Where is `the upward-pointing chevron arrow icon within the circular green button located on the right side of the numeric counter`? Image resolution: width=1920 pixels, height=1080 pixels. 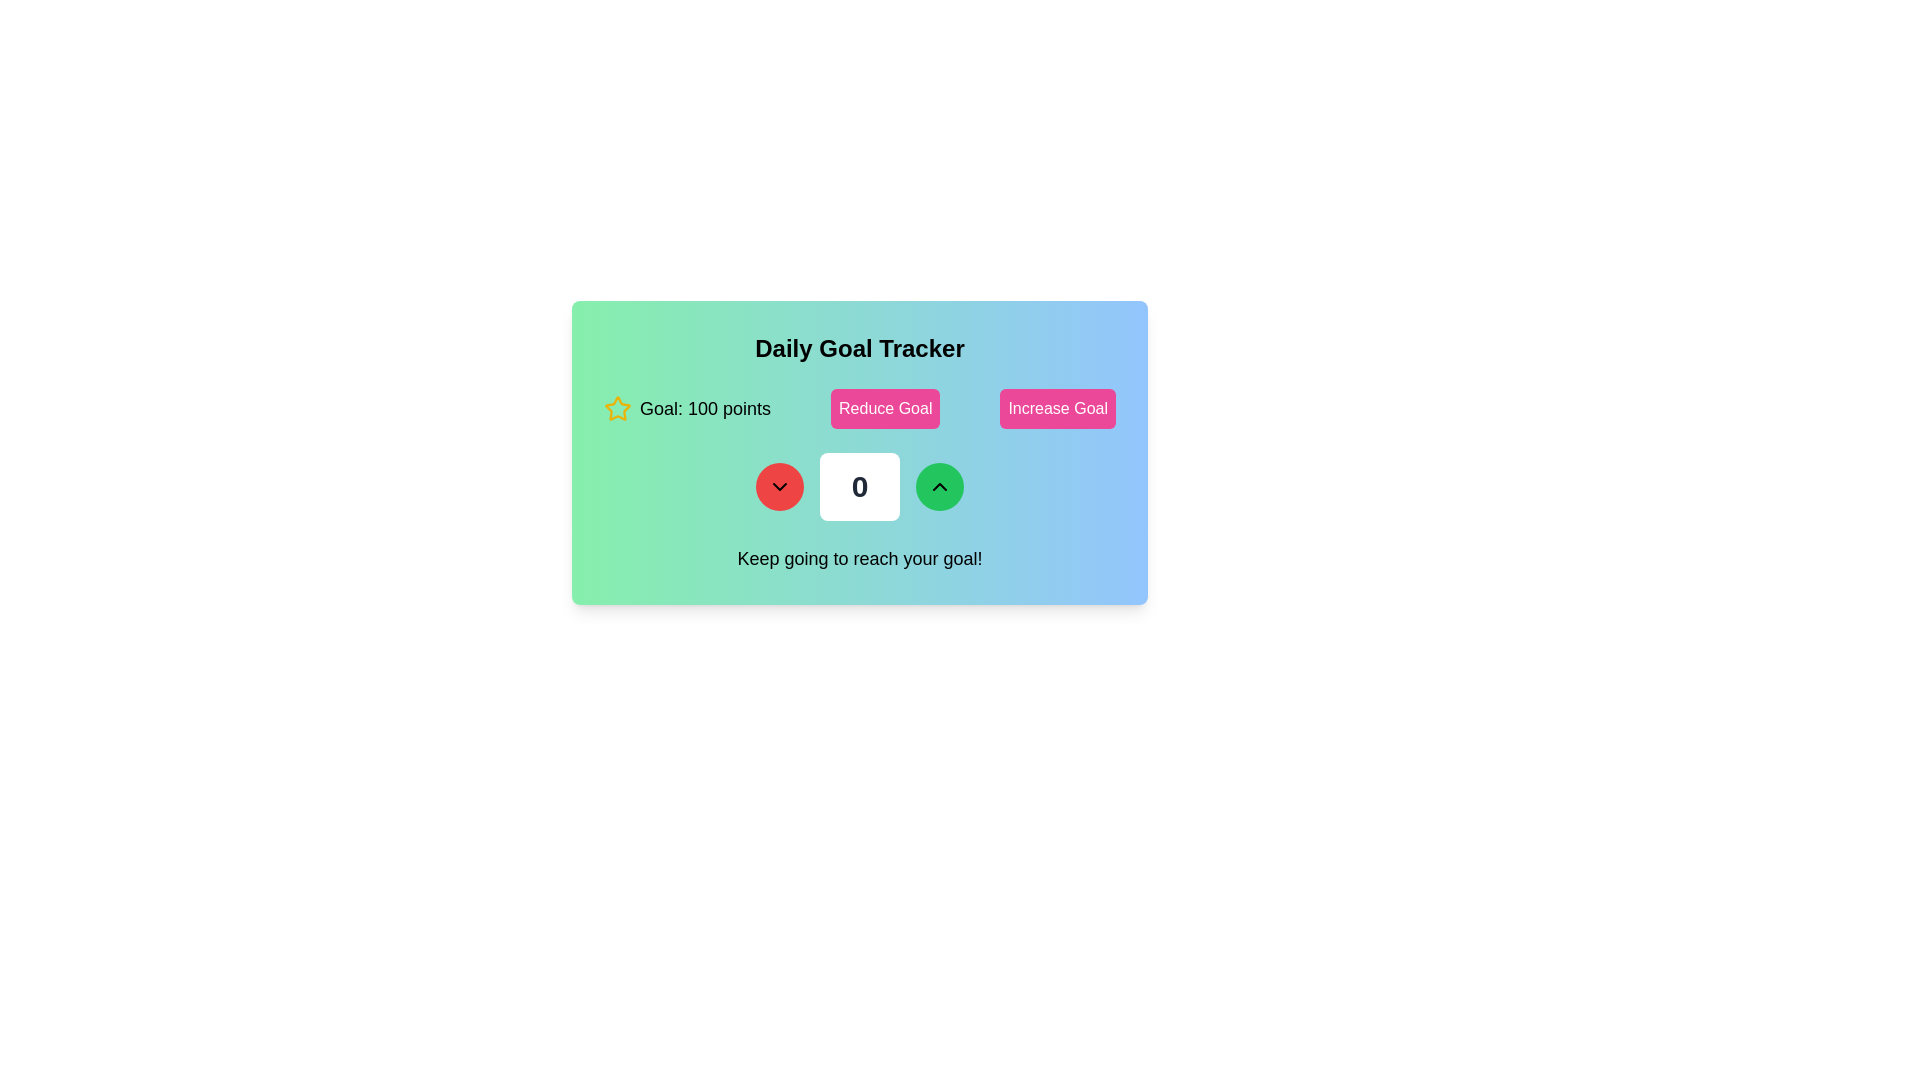 the upward-pointing chevron arrow icon within the circular green button located on the right side of the numeric counter is located at coordinates (939, 486).